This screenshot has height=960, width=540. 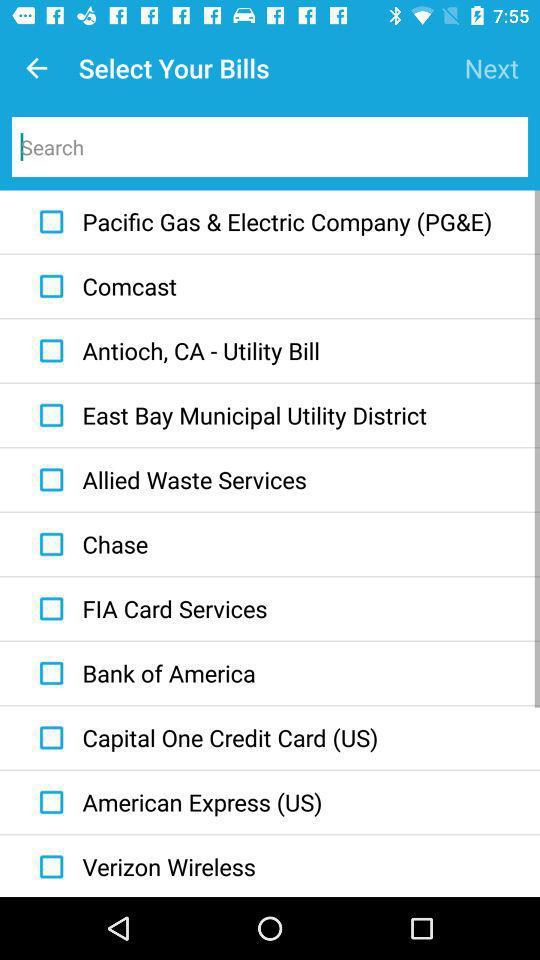 What do you see at coordinates (36, 68) in the screenshot?
I see `the item to the left of the select your bills icon` at bounding box center [36, 68].